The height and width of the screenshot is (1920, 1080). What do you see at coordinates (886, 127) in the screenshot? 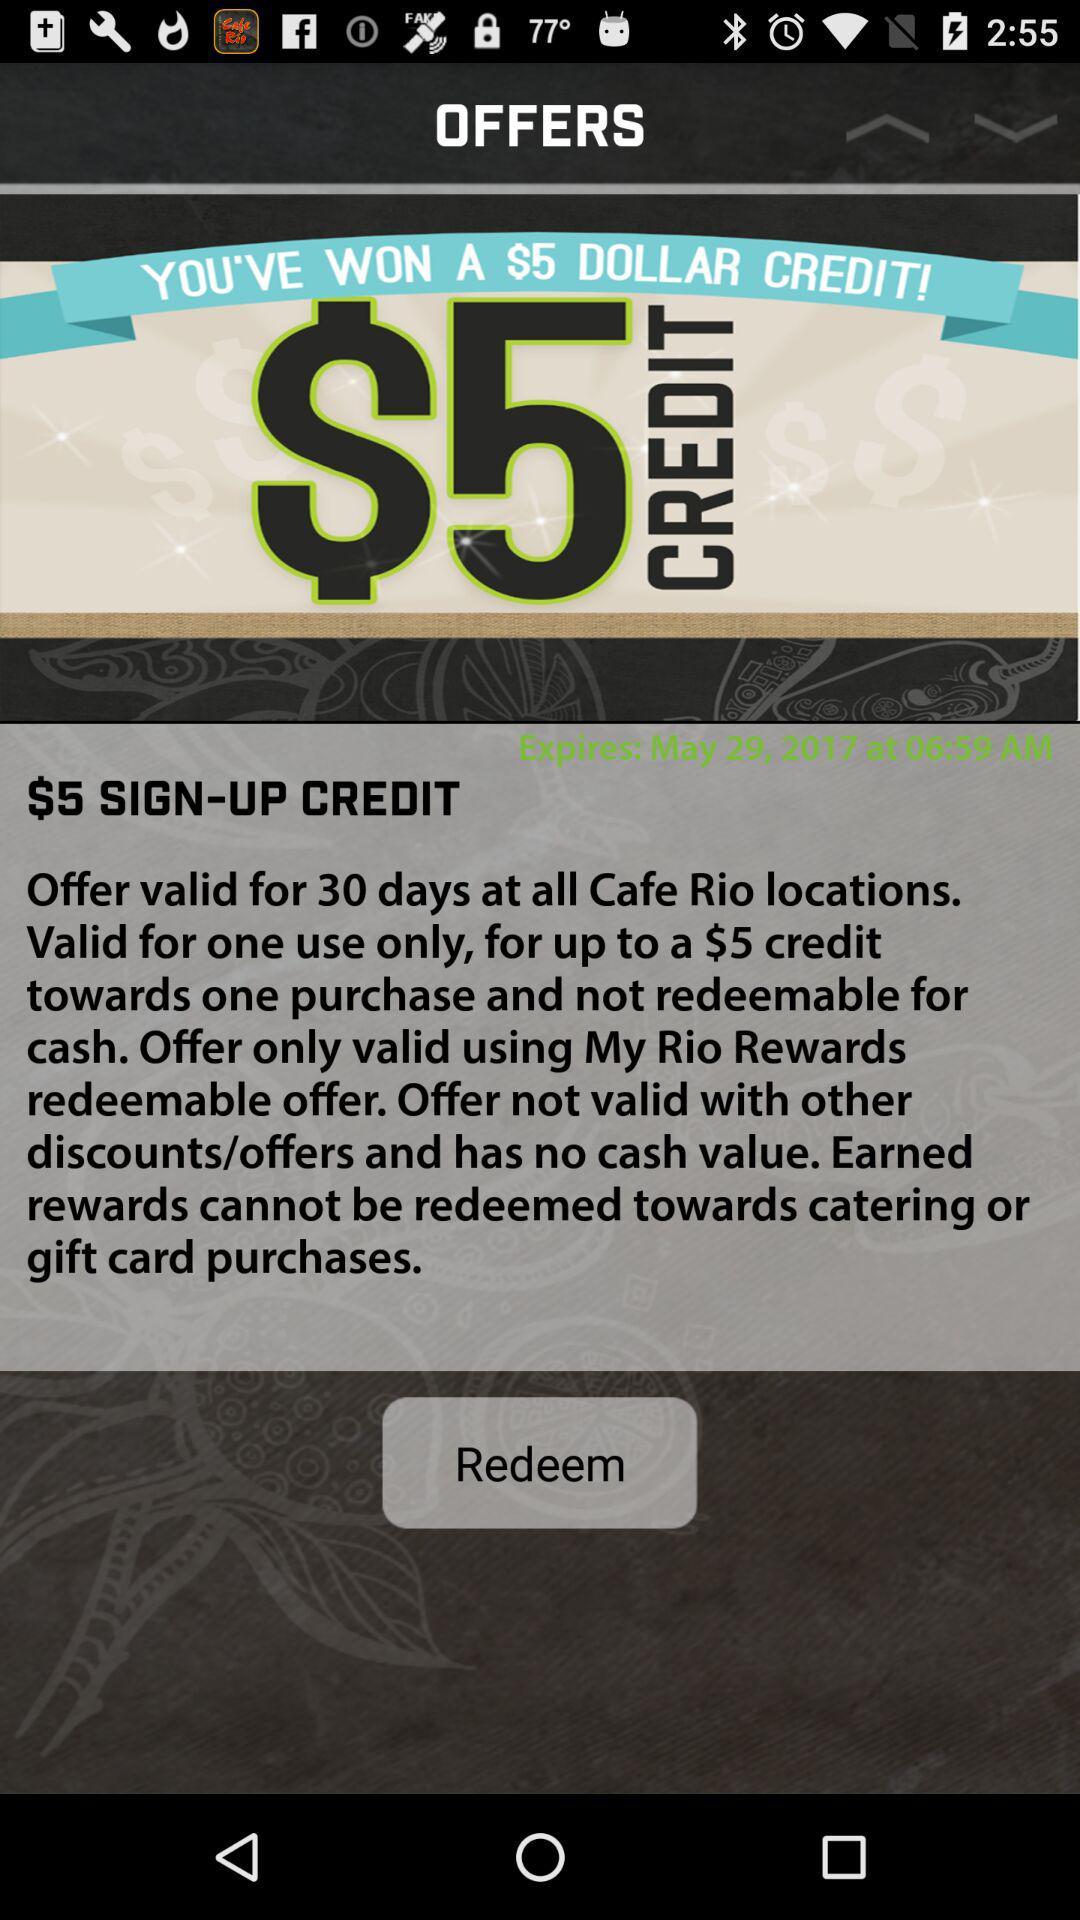
I see `move page up` at bounding box center [886, 127].